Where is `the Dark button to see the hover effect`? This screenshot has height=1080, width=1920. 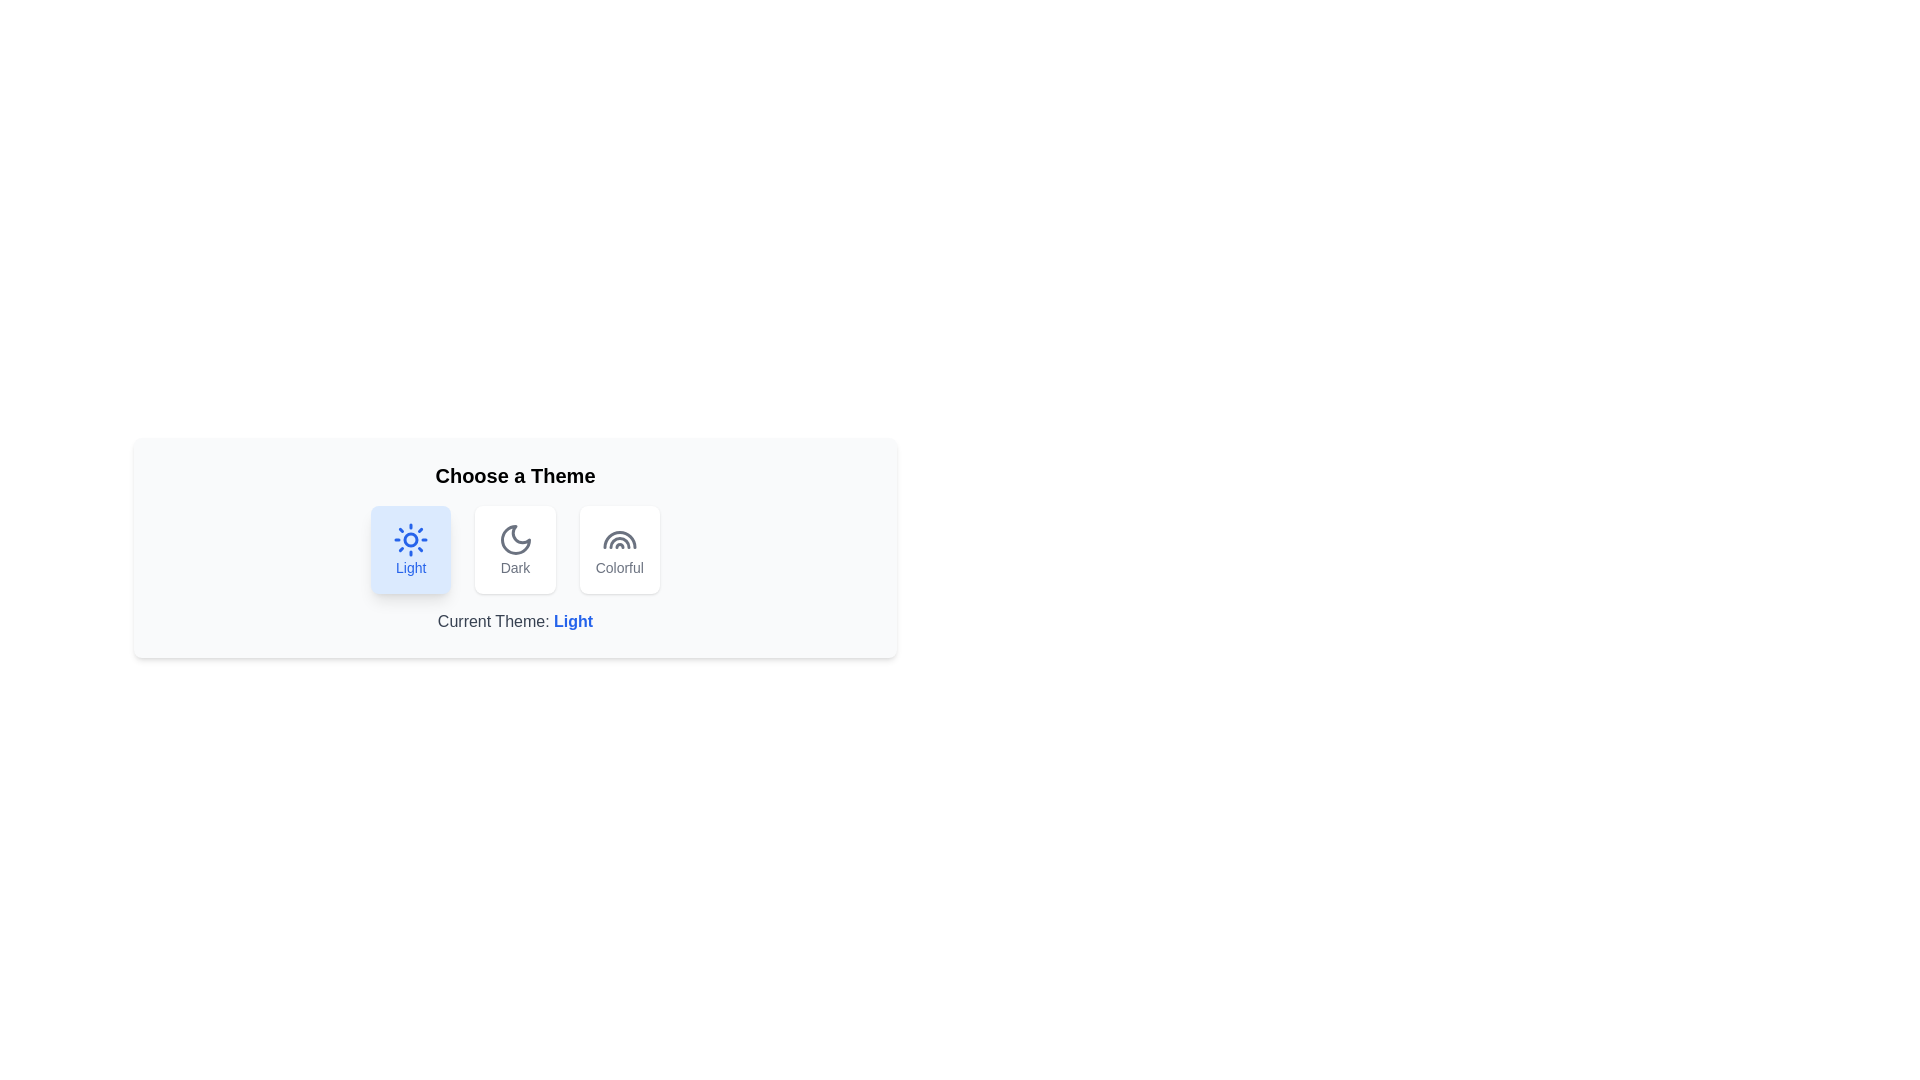
the Dark button to see the hover effect is located at coordinates (515, 550).